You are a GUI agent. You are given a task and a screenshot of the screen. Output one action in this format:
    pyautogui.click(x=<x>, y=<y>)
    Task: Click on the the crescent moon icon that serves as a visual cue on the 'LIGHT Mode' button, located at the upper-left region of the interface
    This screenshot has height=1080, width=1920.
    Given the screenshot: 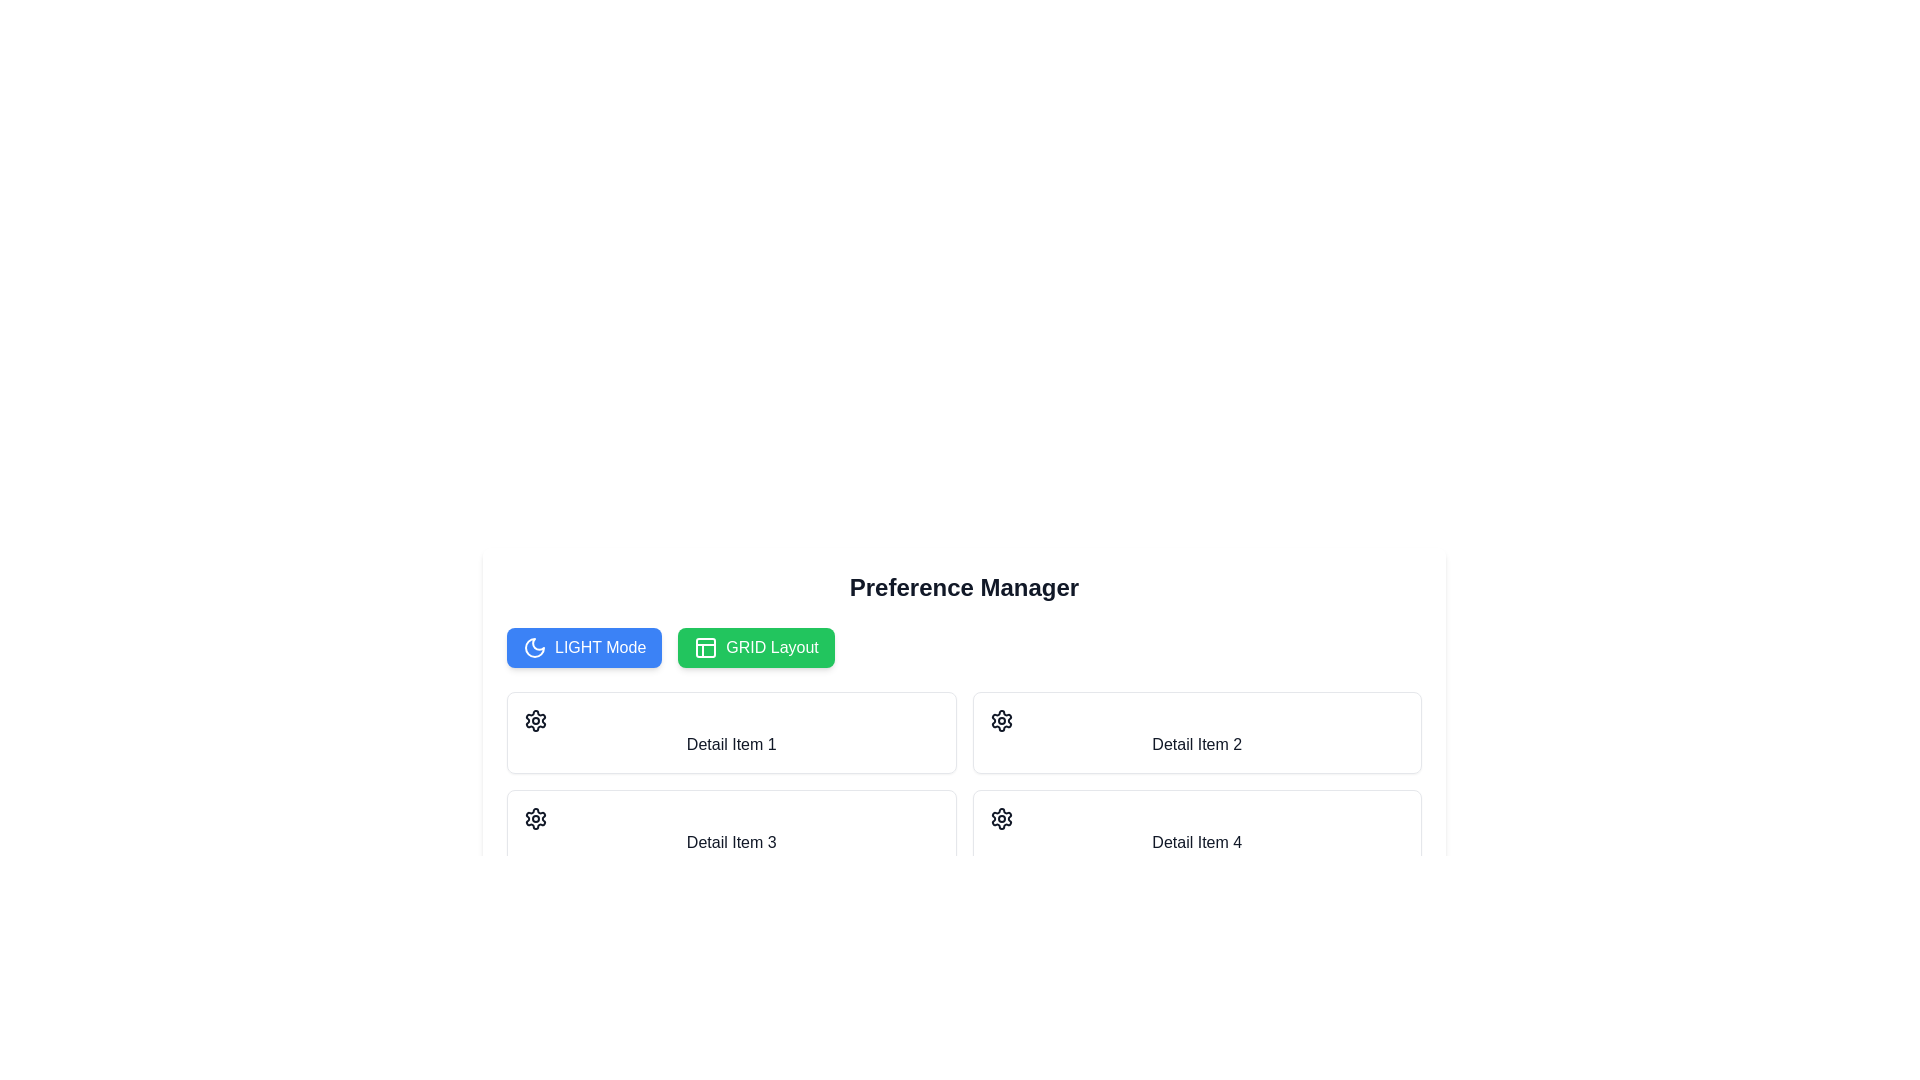 What is the action you would take?
    pyautogui.click(x=534, y=648)
    